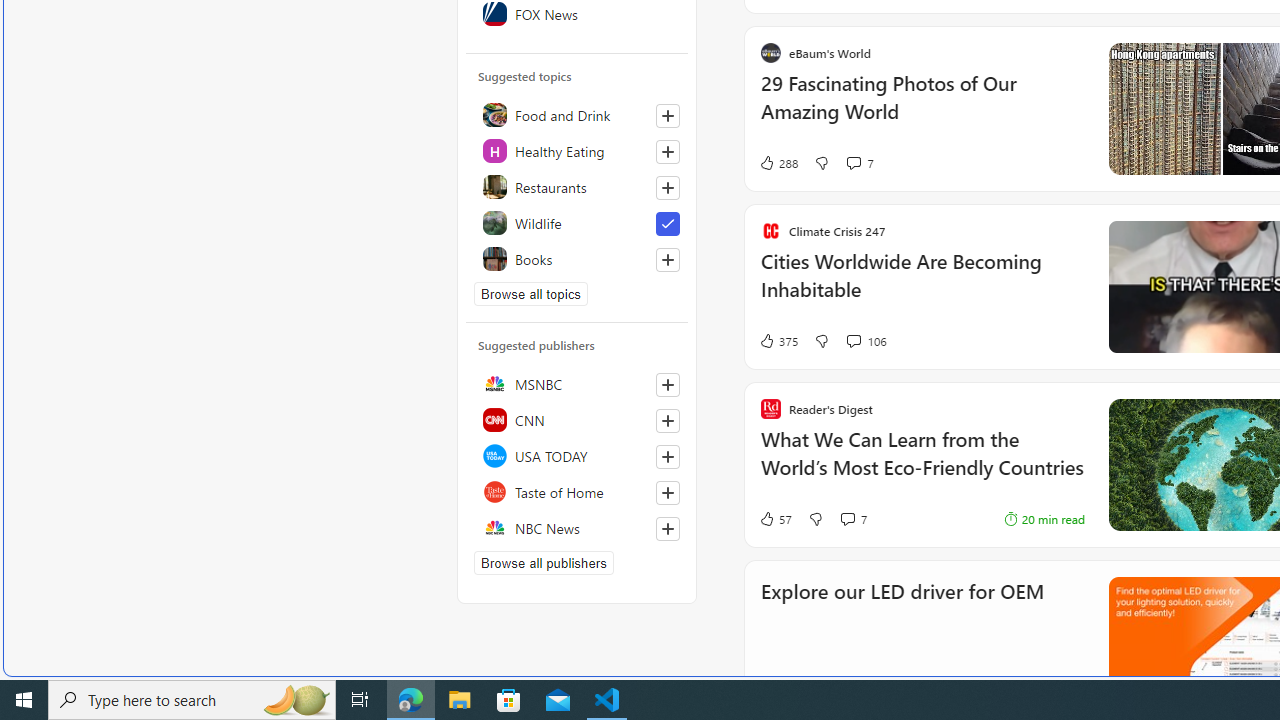 The image size is (1280, 720). I want to click on 'Follow this source', so click(667, 527).